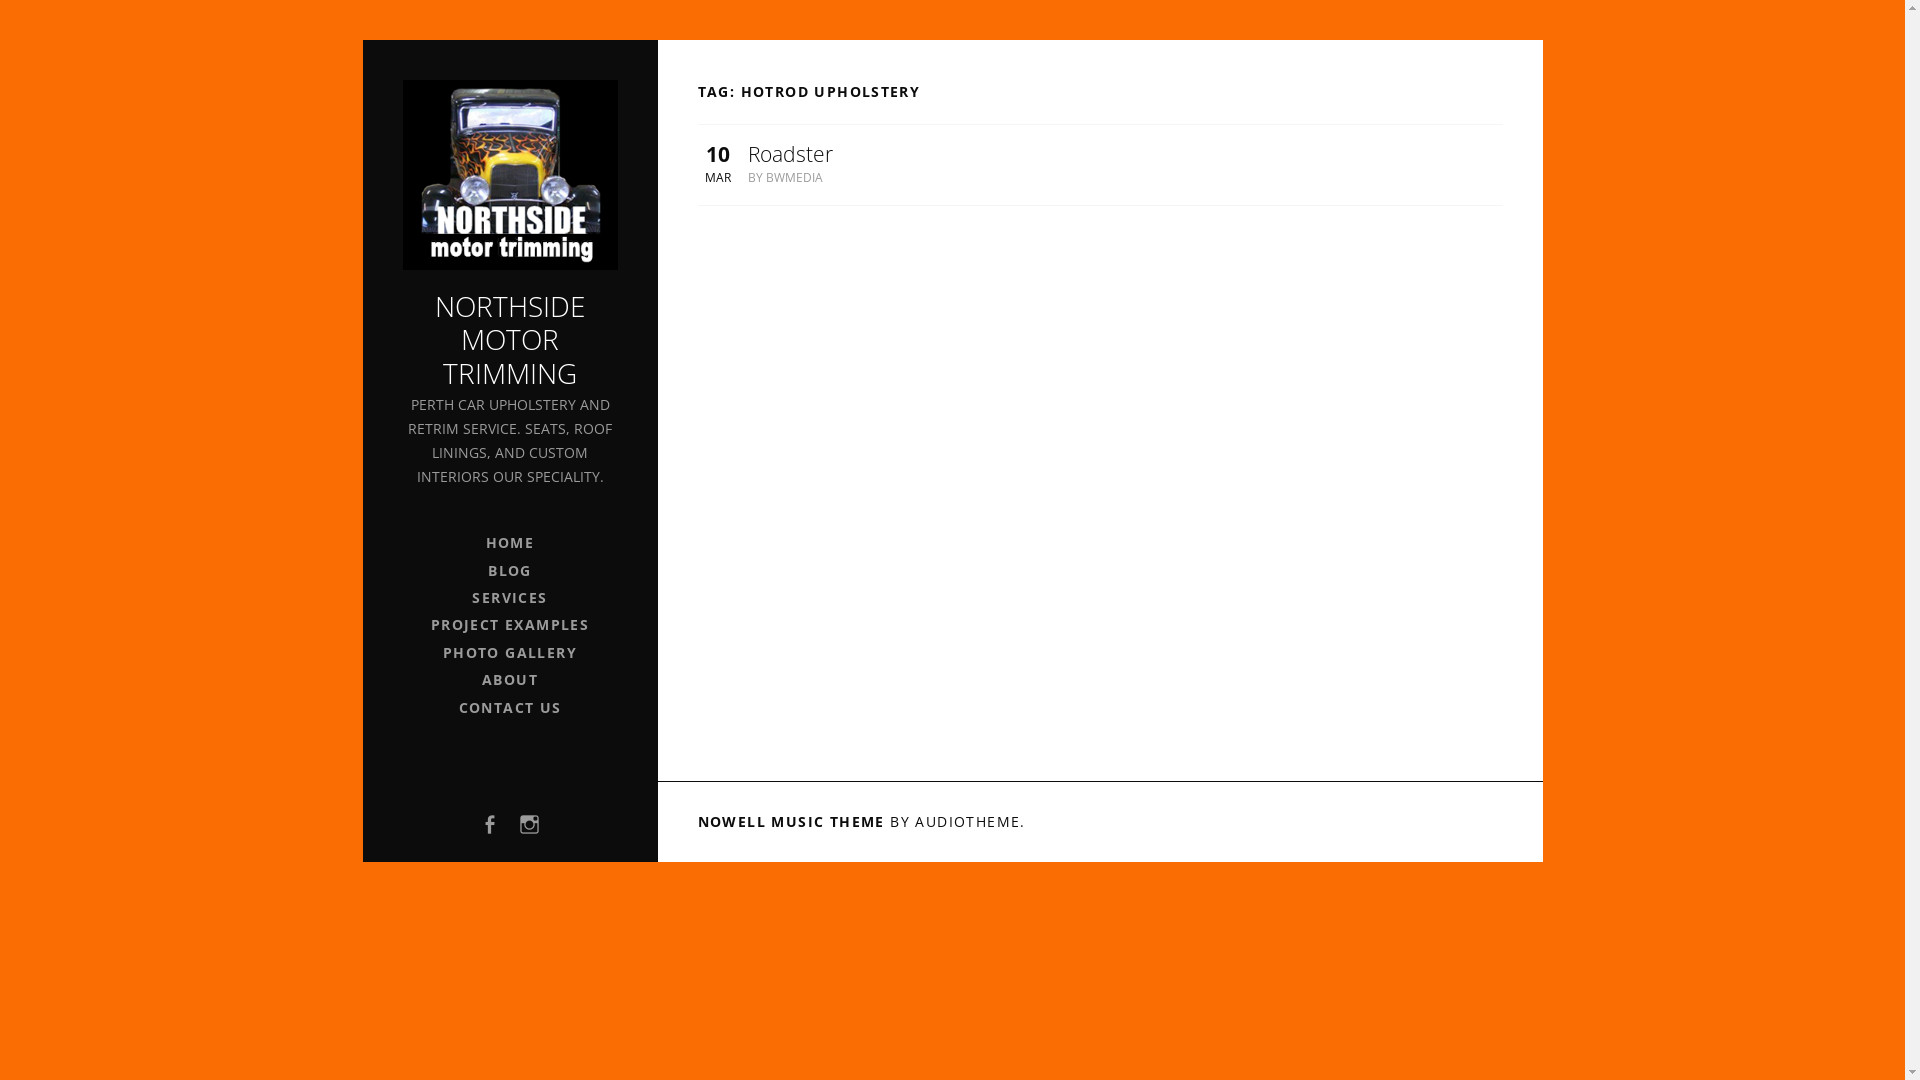 The height and width of the screenshot is (1080, 1920). What do you see at coordinates (793, 176) in the screenshot?
I see `'BWMEDIA'` at bounding box center [793, 176].